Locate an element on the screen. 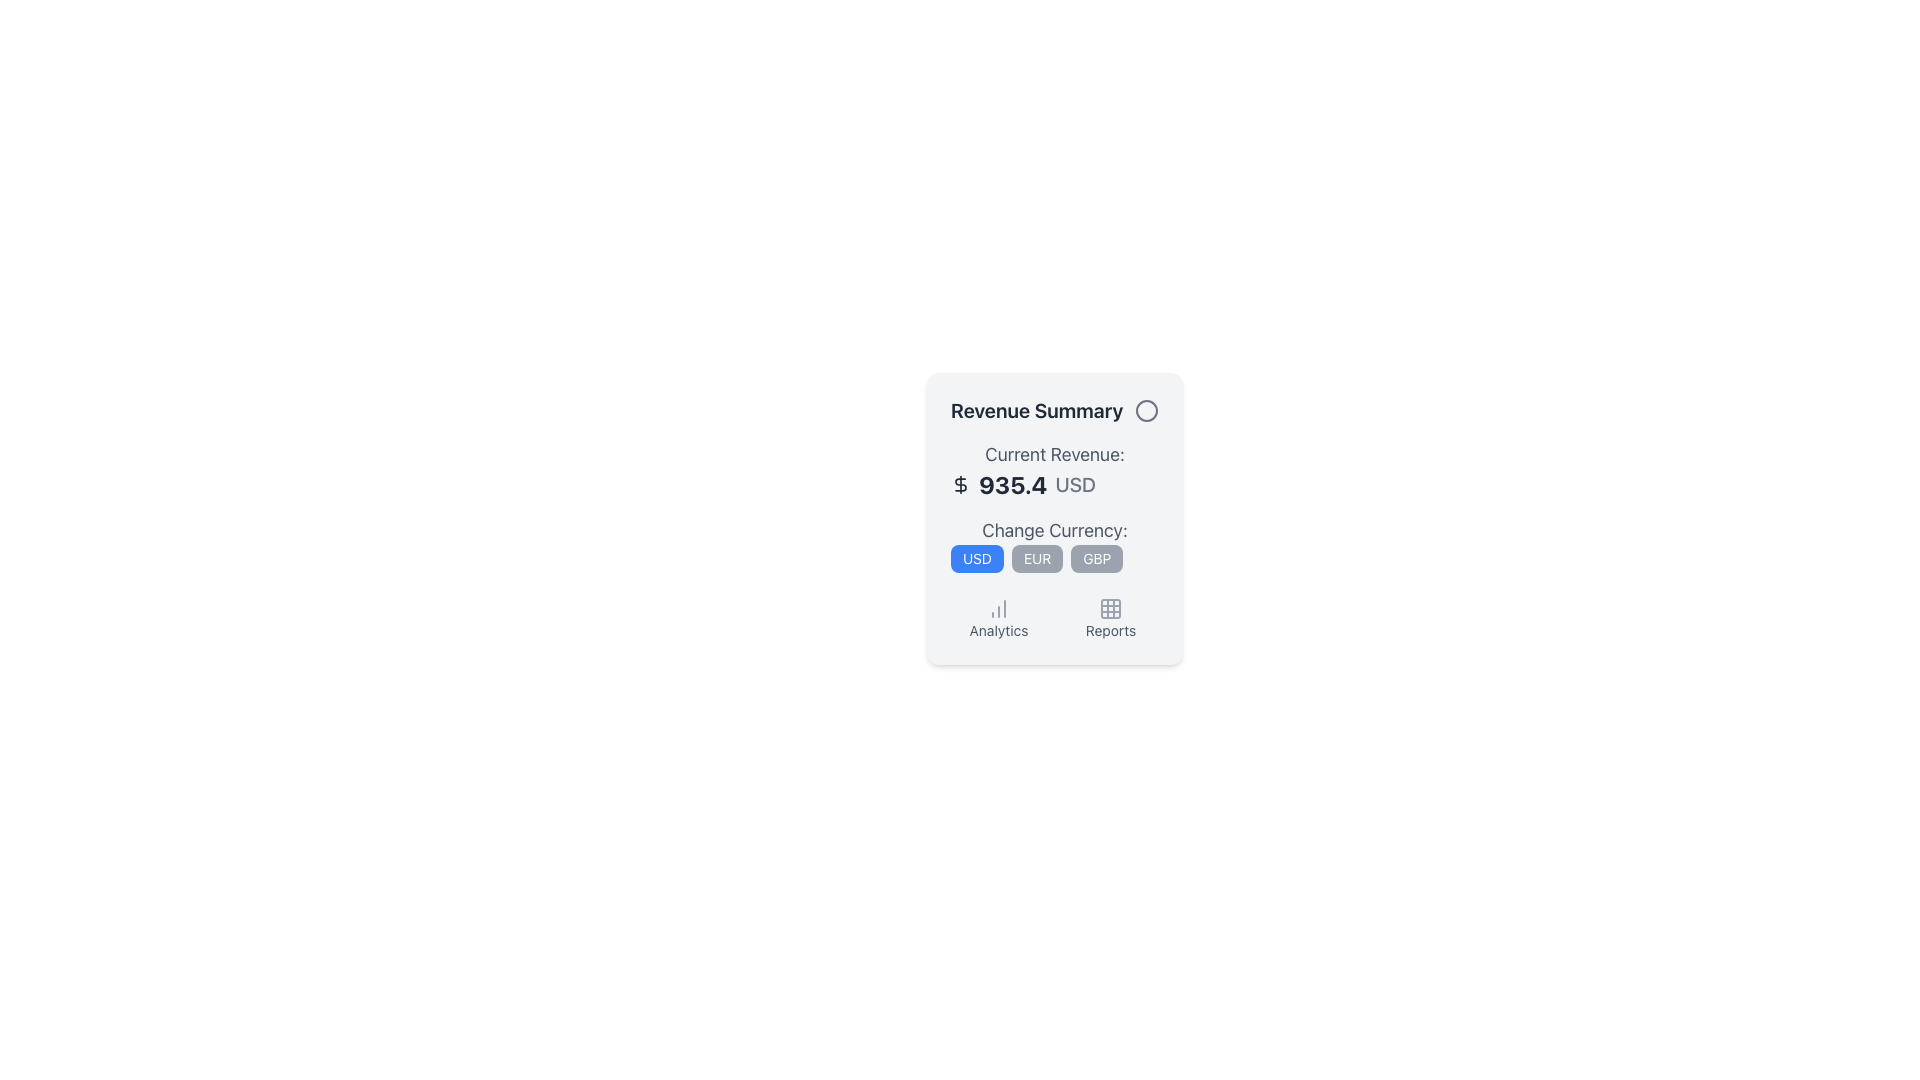 The width and height of the screenshot is (1920, 1080). the button labeled 'GBP' is located at coordinates (1096, 559).